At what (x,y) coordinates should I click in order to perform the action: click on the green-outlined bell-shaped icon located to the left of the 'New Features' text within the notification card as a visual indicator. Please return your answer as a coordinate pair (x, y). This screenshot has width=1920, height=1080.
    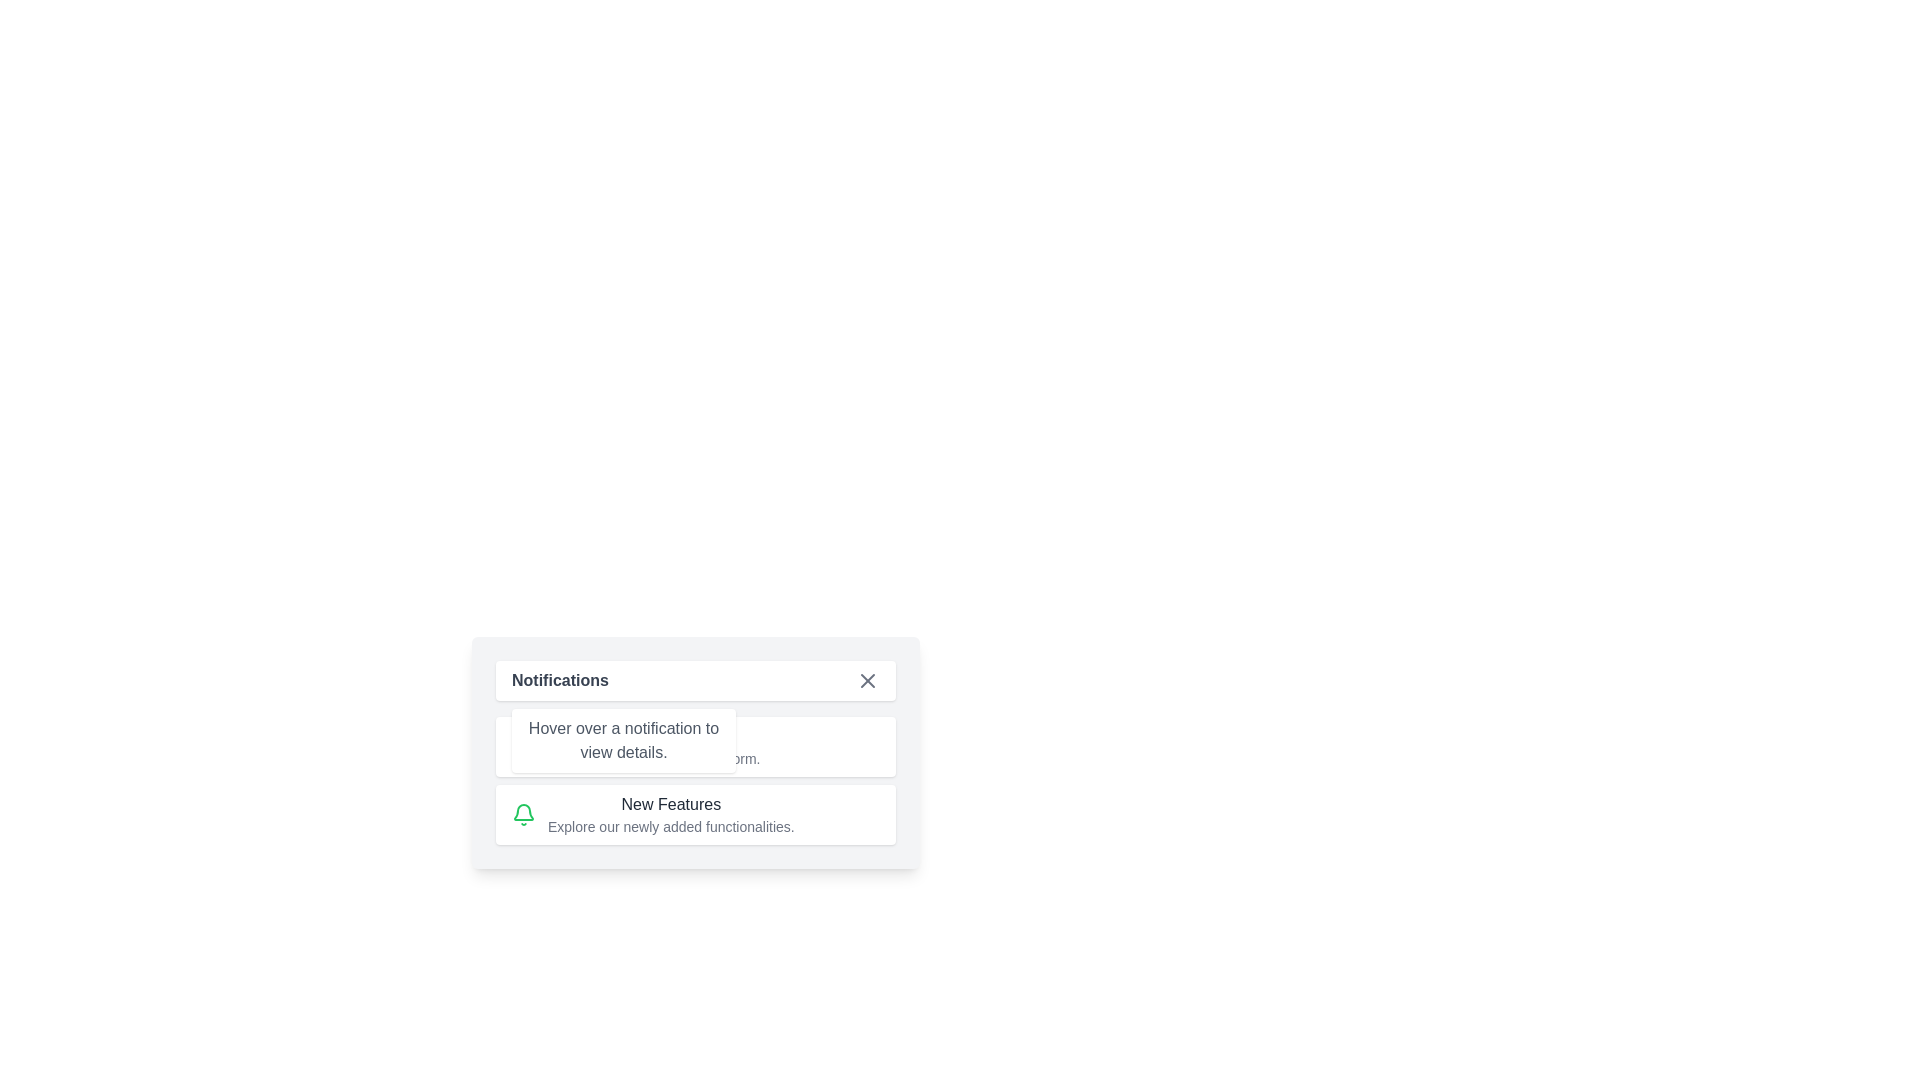
    Looking at the image, I should click on (523, 814).